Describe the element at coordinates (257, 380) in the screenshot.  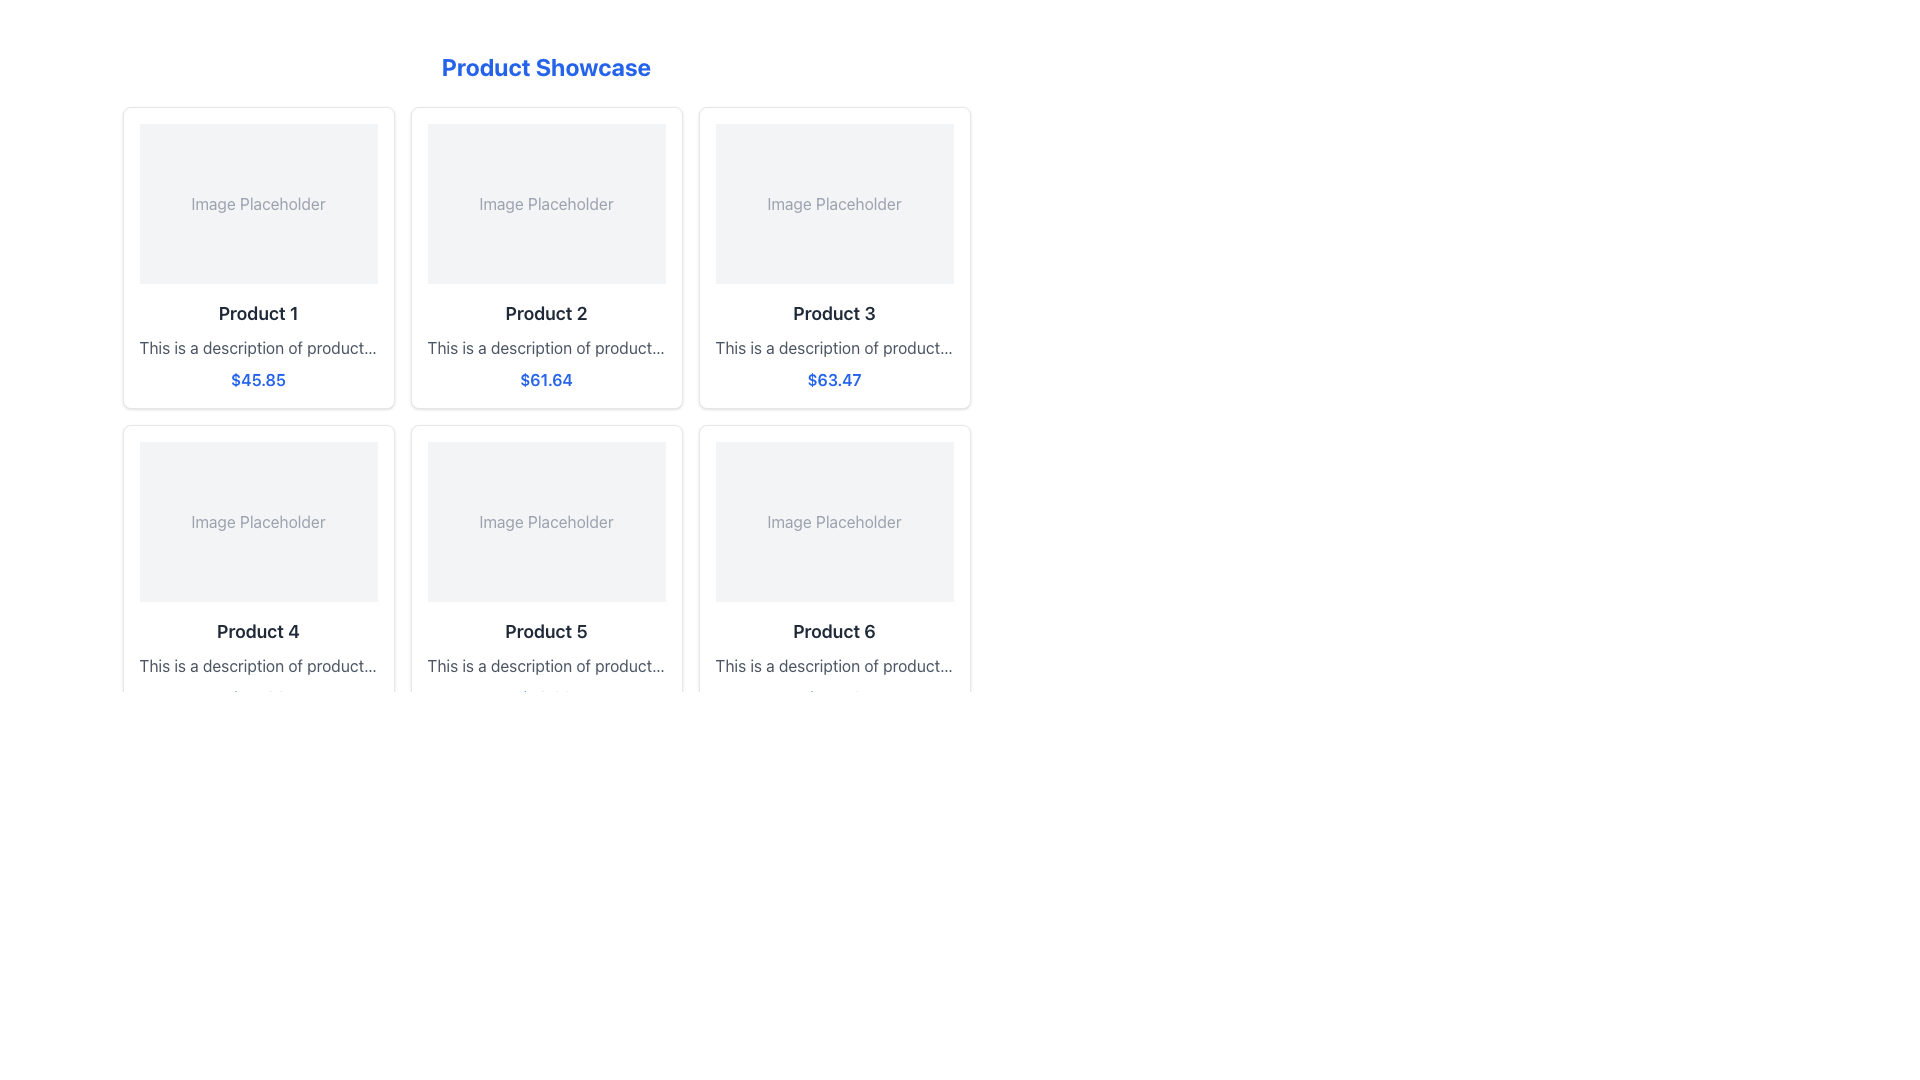
I see `the price display static text for 'Product 1,' located at the bottom section of its product card, centered horizontally above the card's border` at that location.